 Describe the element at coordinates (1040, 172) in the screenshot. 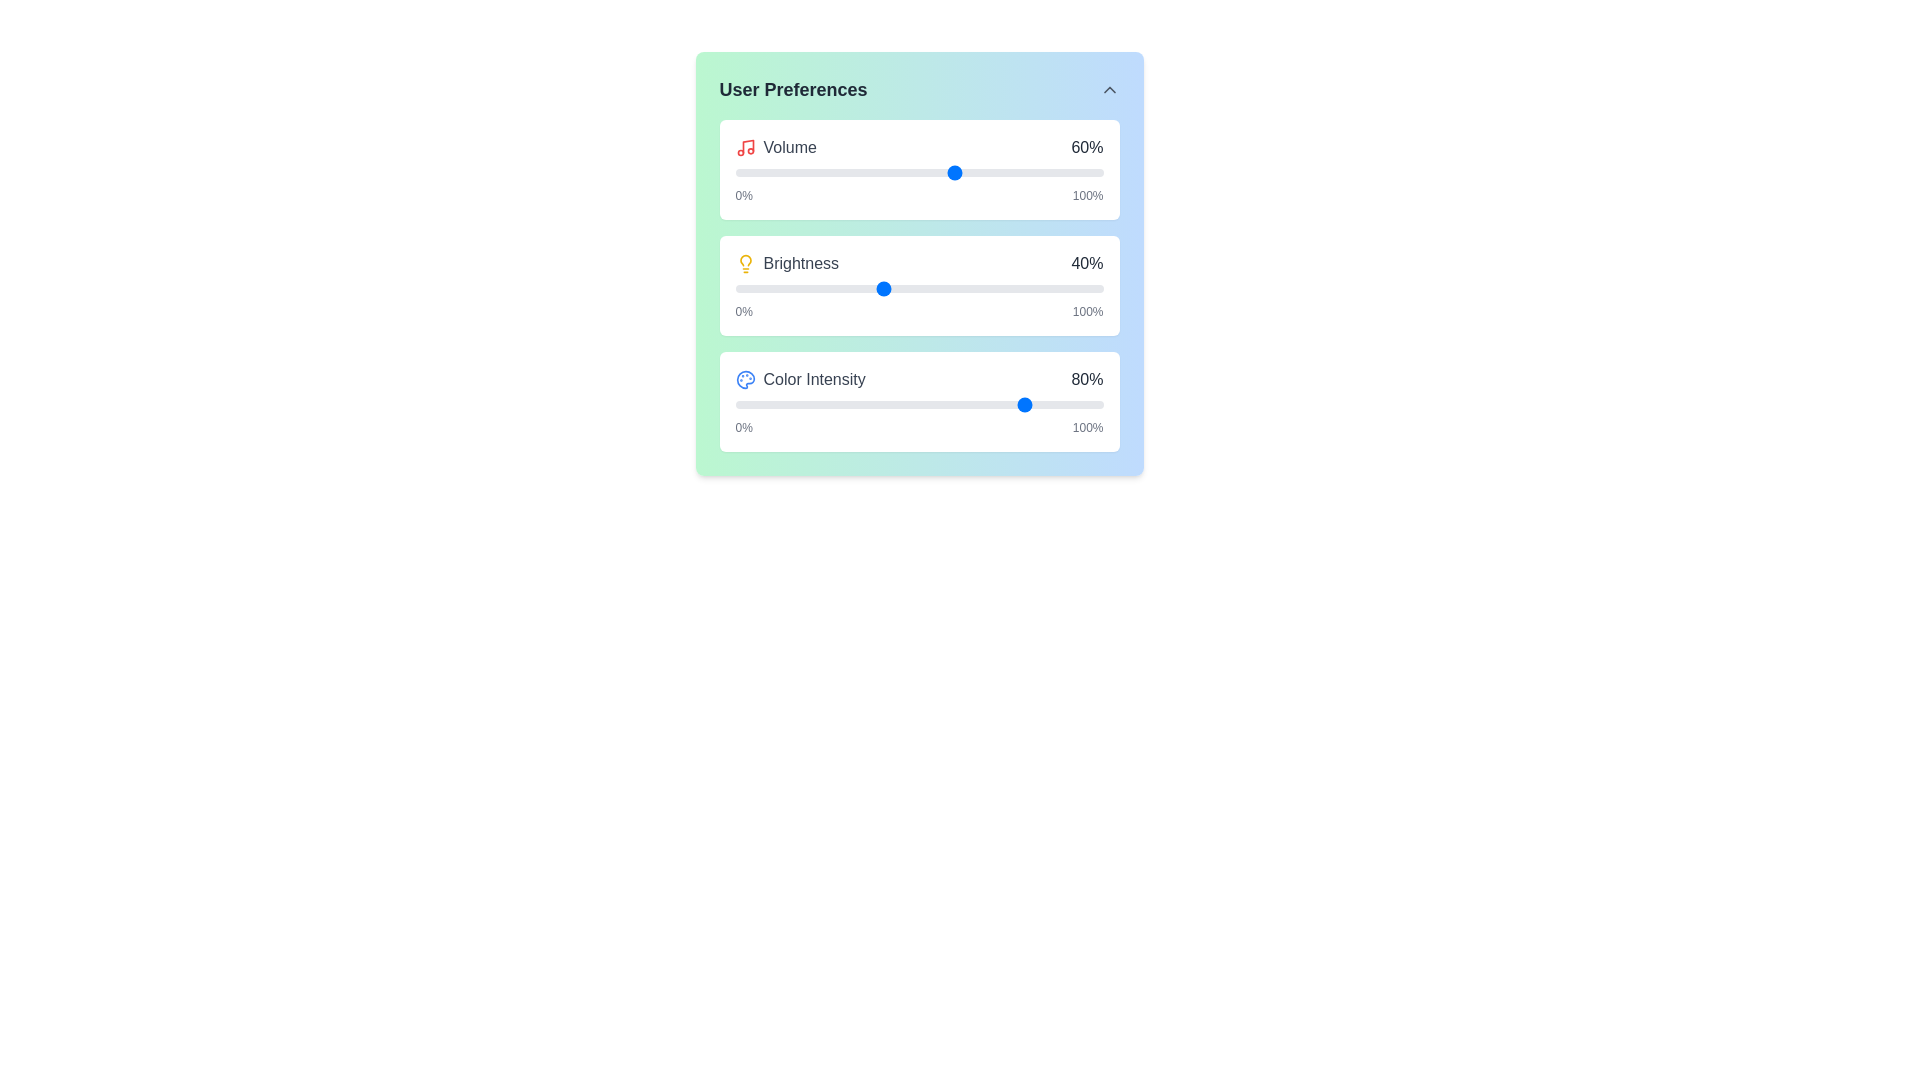

I see `the volume` at that location.